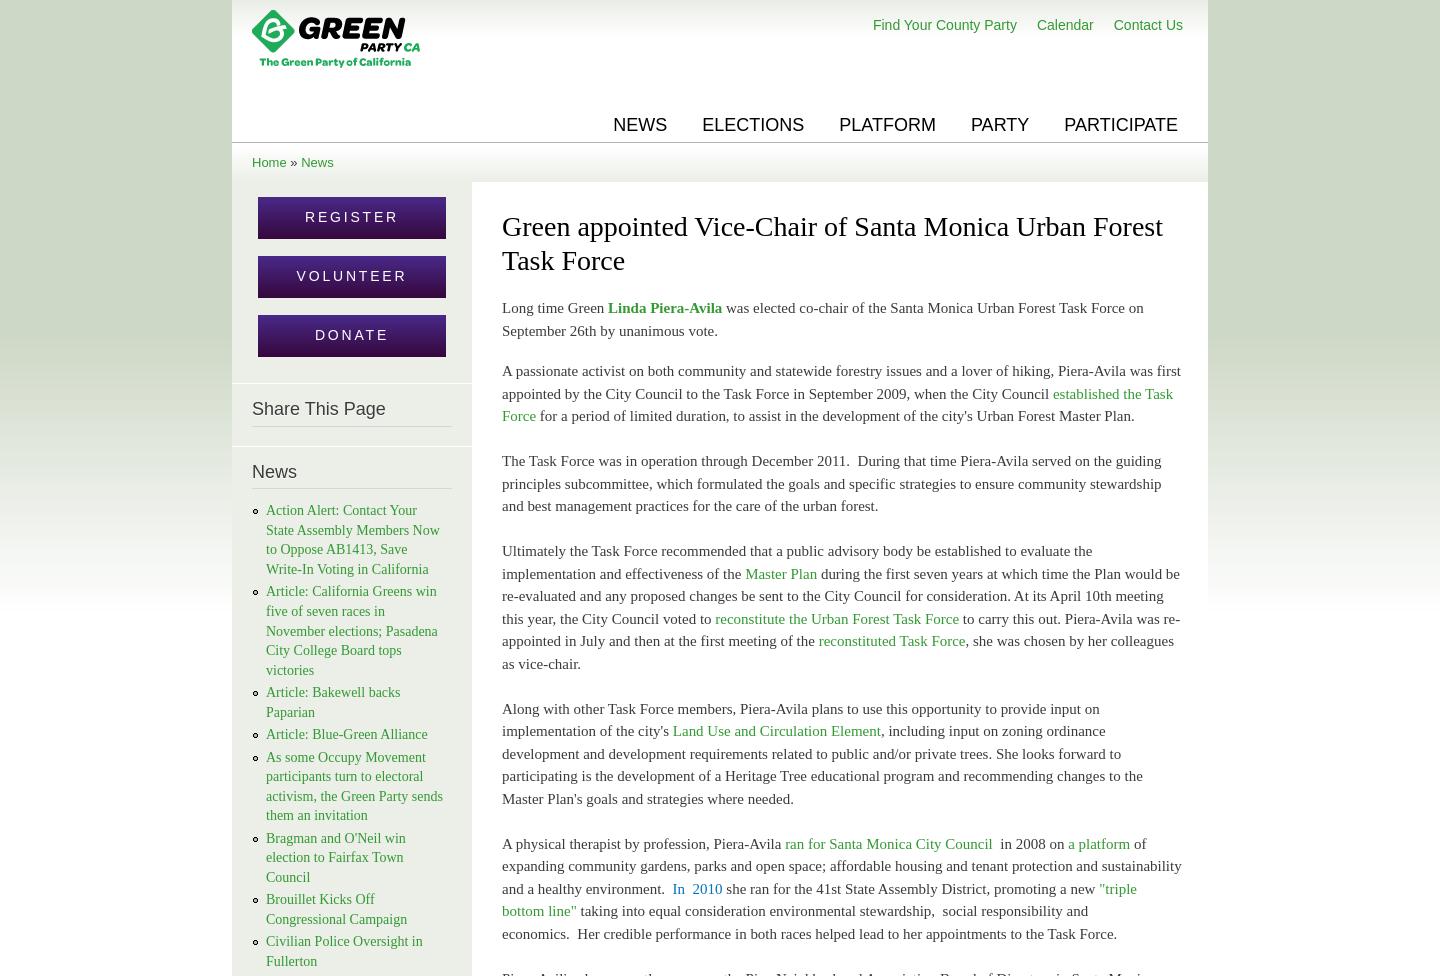 The width and height of the screenshot is (1440, 976). I want to click on 'to carry this out. Piera-Avila was re-appointed in July and then at the first meeting of the', so click(840, 628).